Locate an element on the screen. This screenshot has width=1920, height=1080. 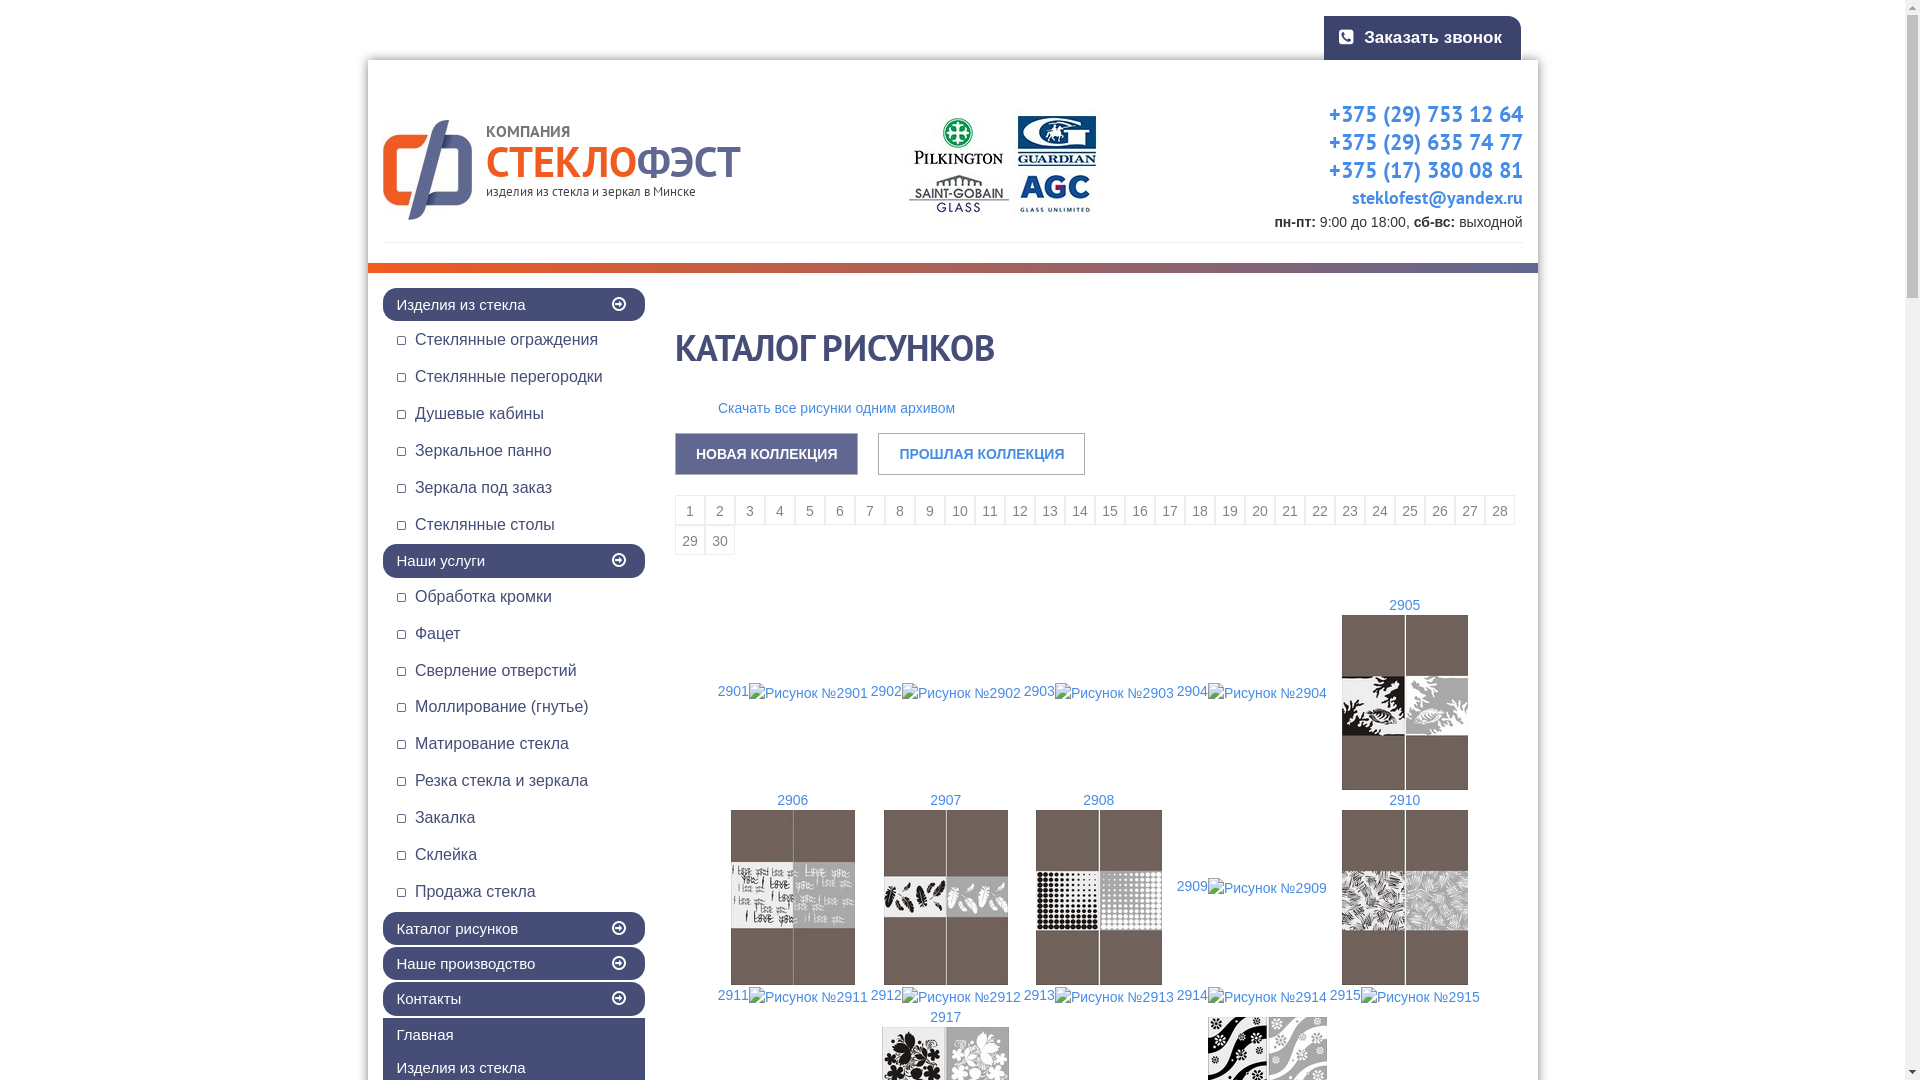
'10' is located at coordinates (944, 508).